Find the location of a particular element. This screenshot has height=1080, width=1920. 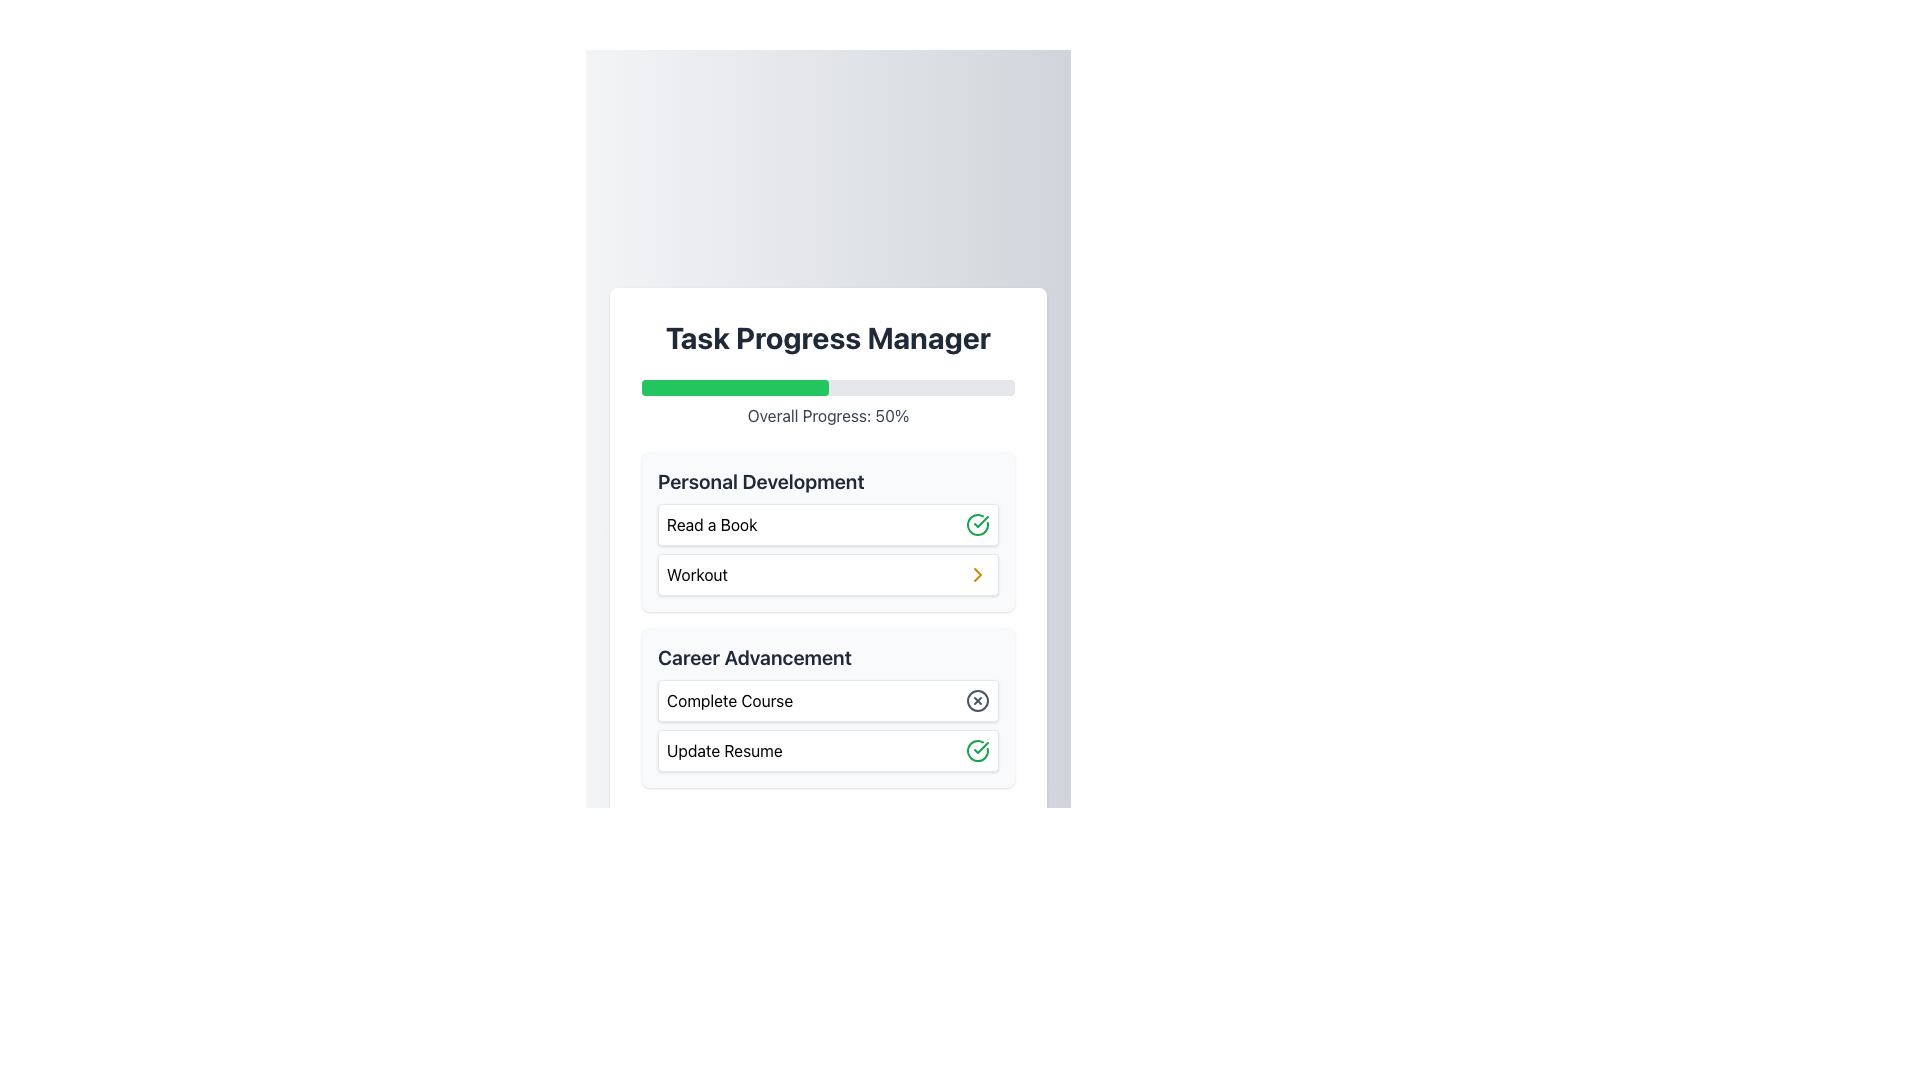

the green outlined circle icon with a checkmark inside it, located in the 'Update Resume' panel of the 'Career Advancement' section is located at coordinates (978, 751).